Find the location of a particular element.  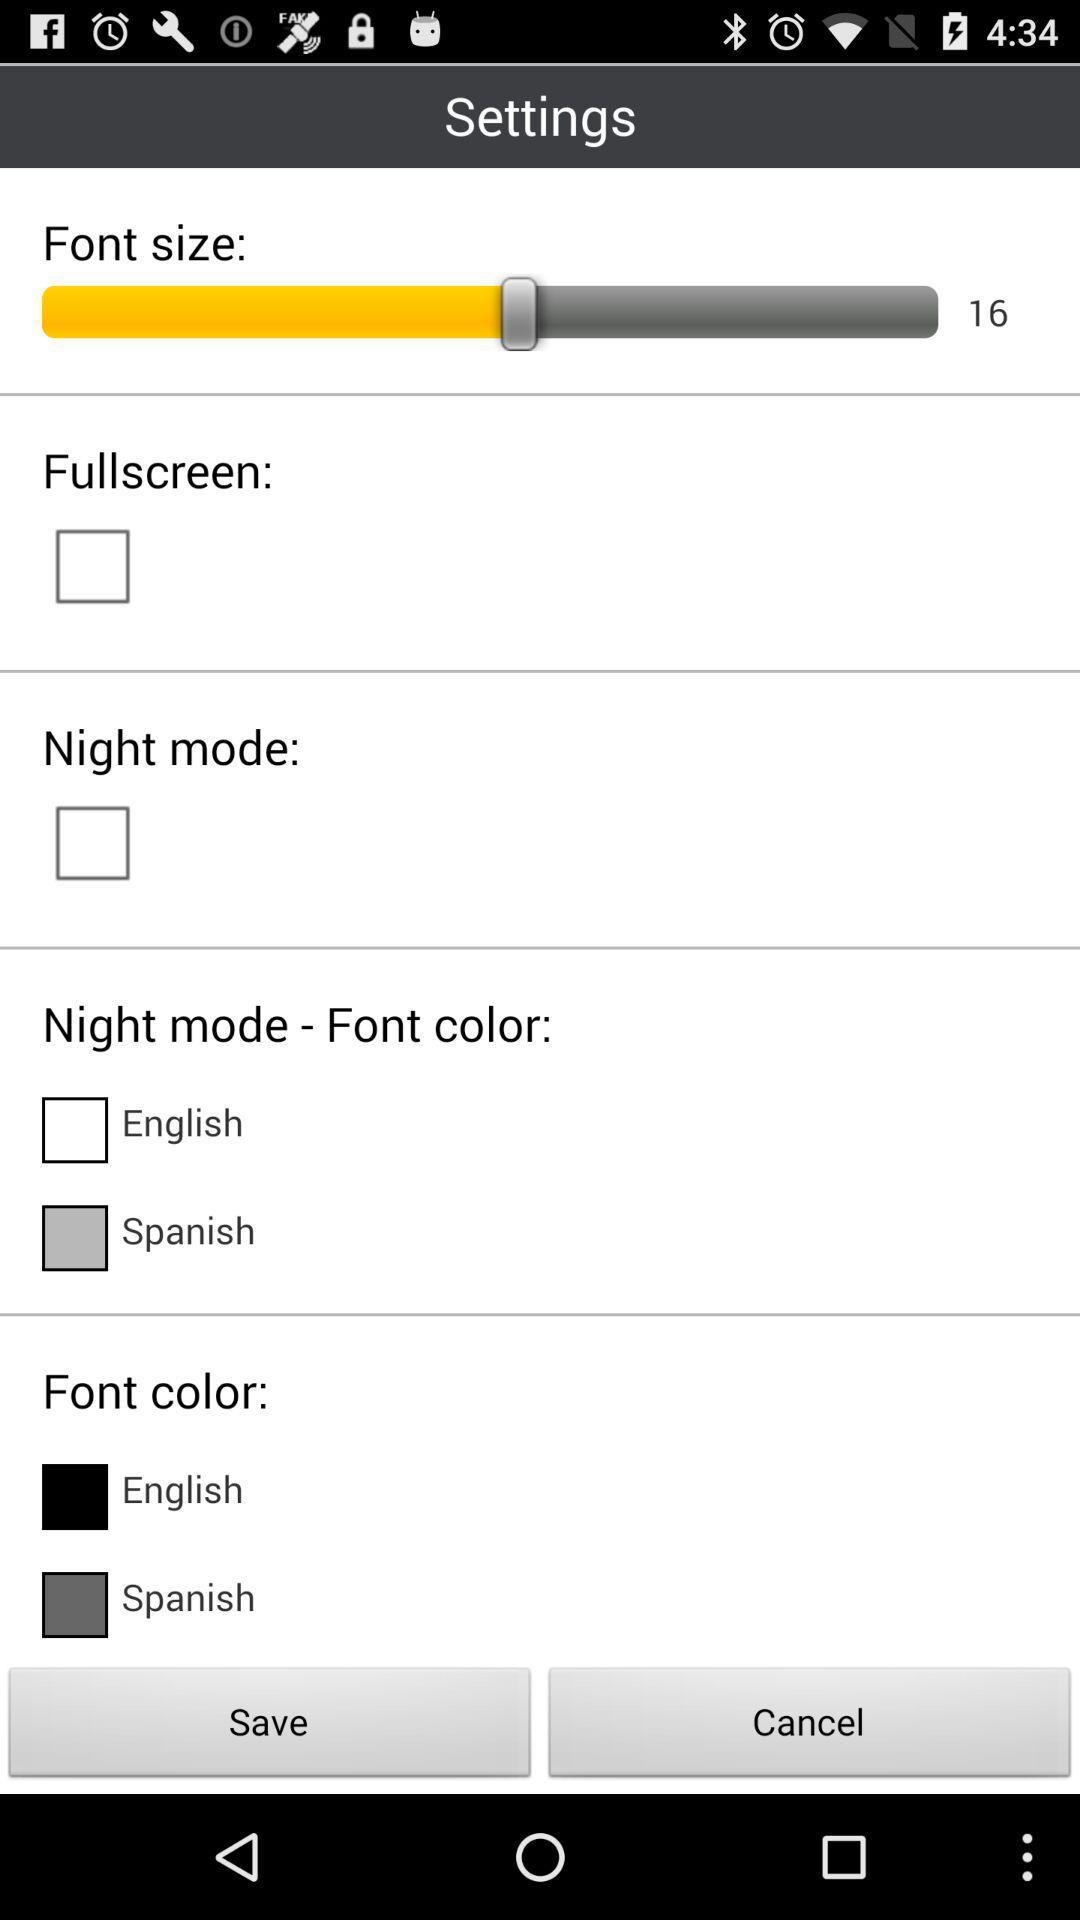

language is located at coordinates (73, 1497).